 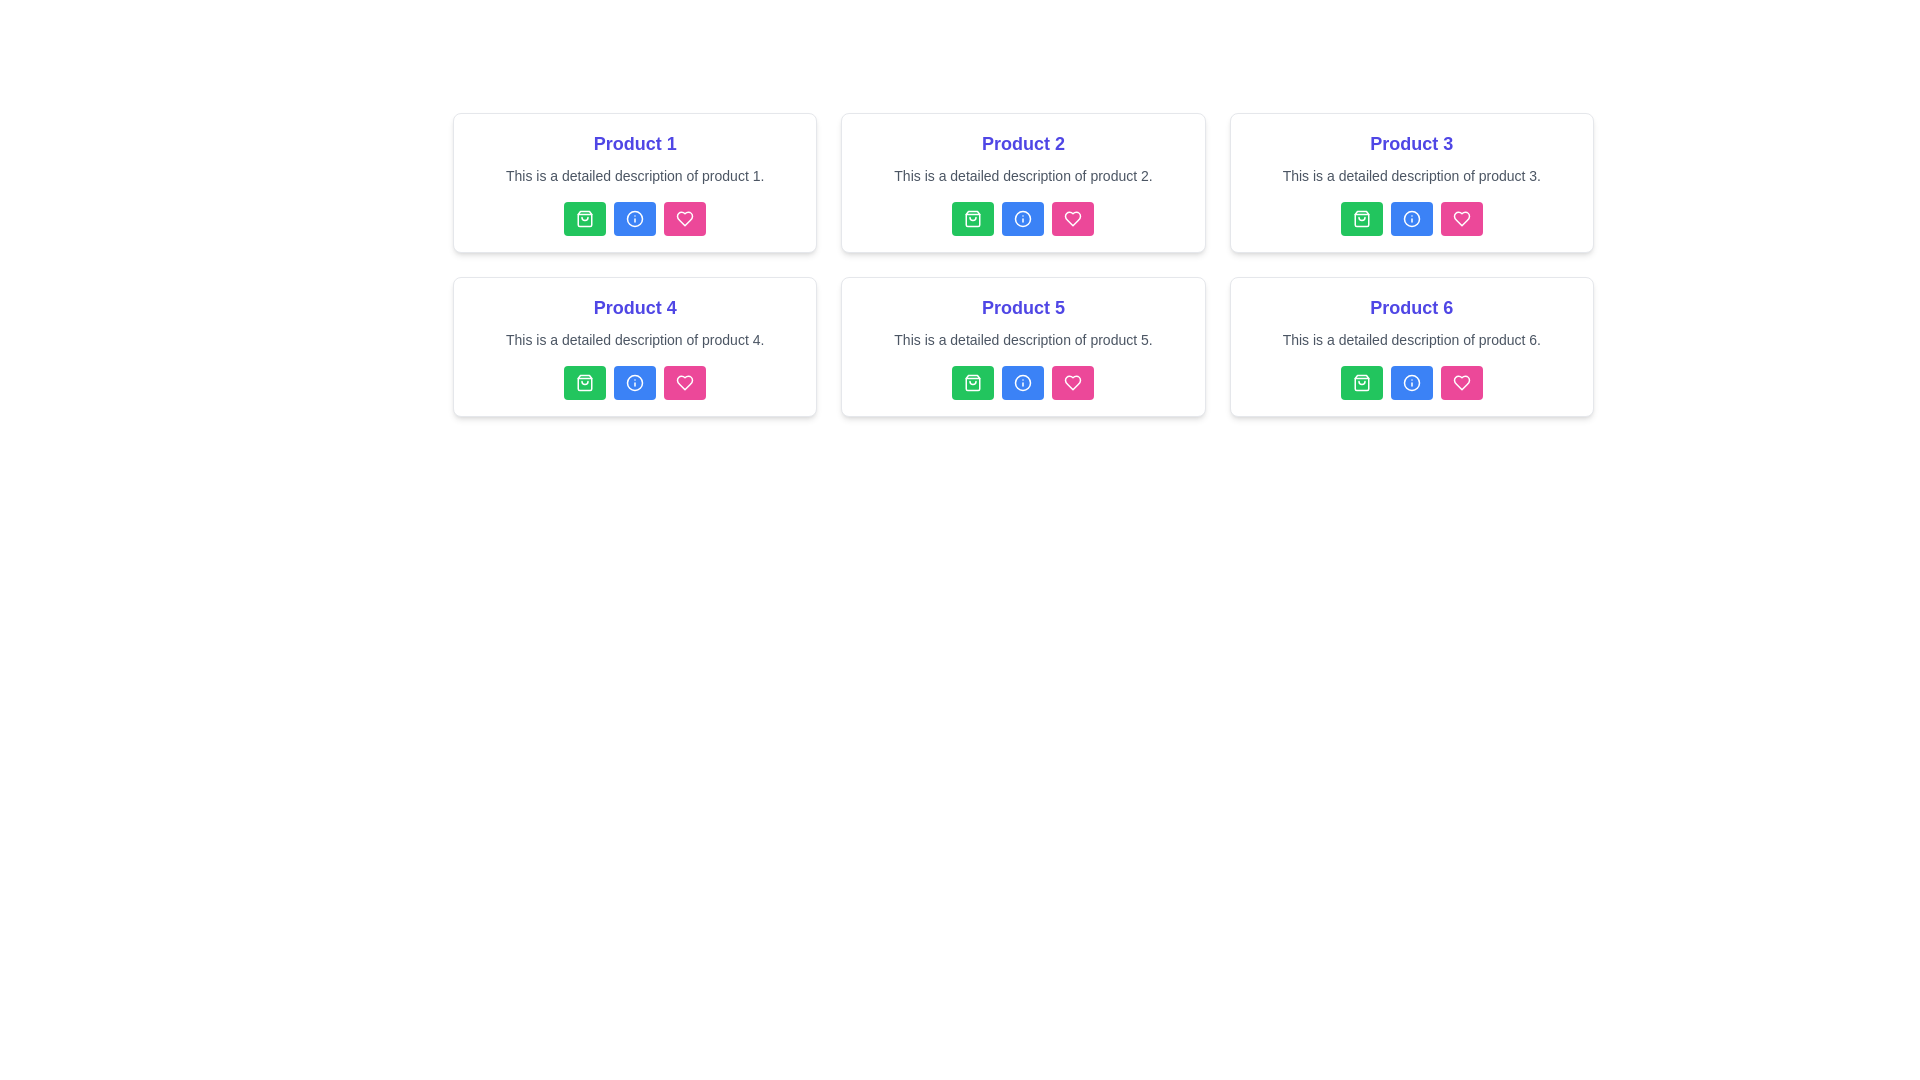 What do you see at coordinates (1023, 382) in the screenshot?
I see `the second button` at bounding box center [1023, 382].